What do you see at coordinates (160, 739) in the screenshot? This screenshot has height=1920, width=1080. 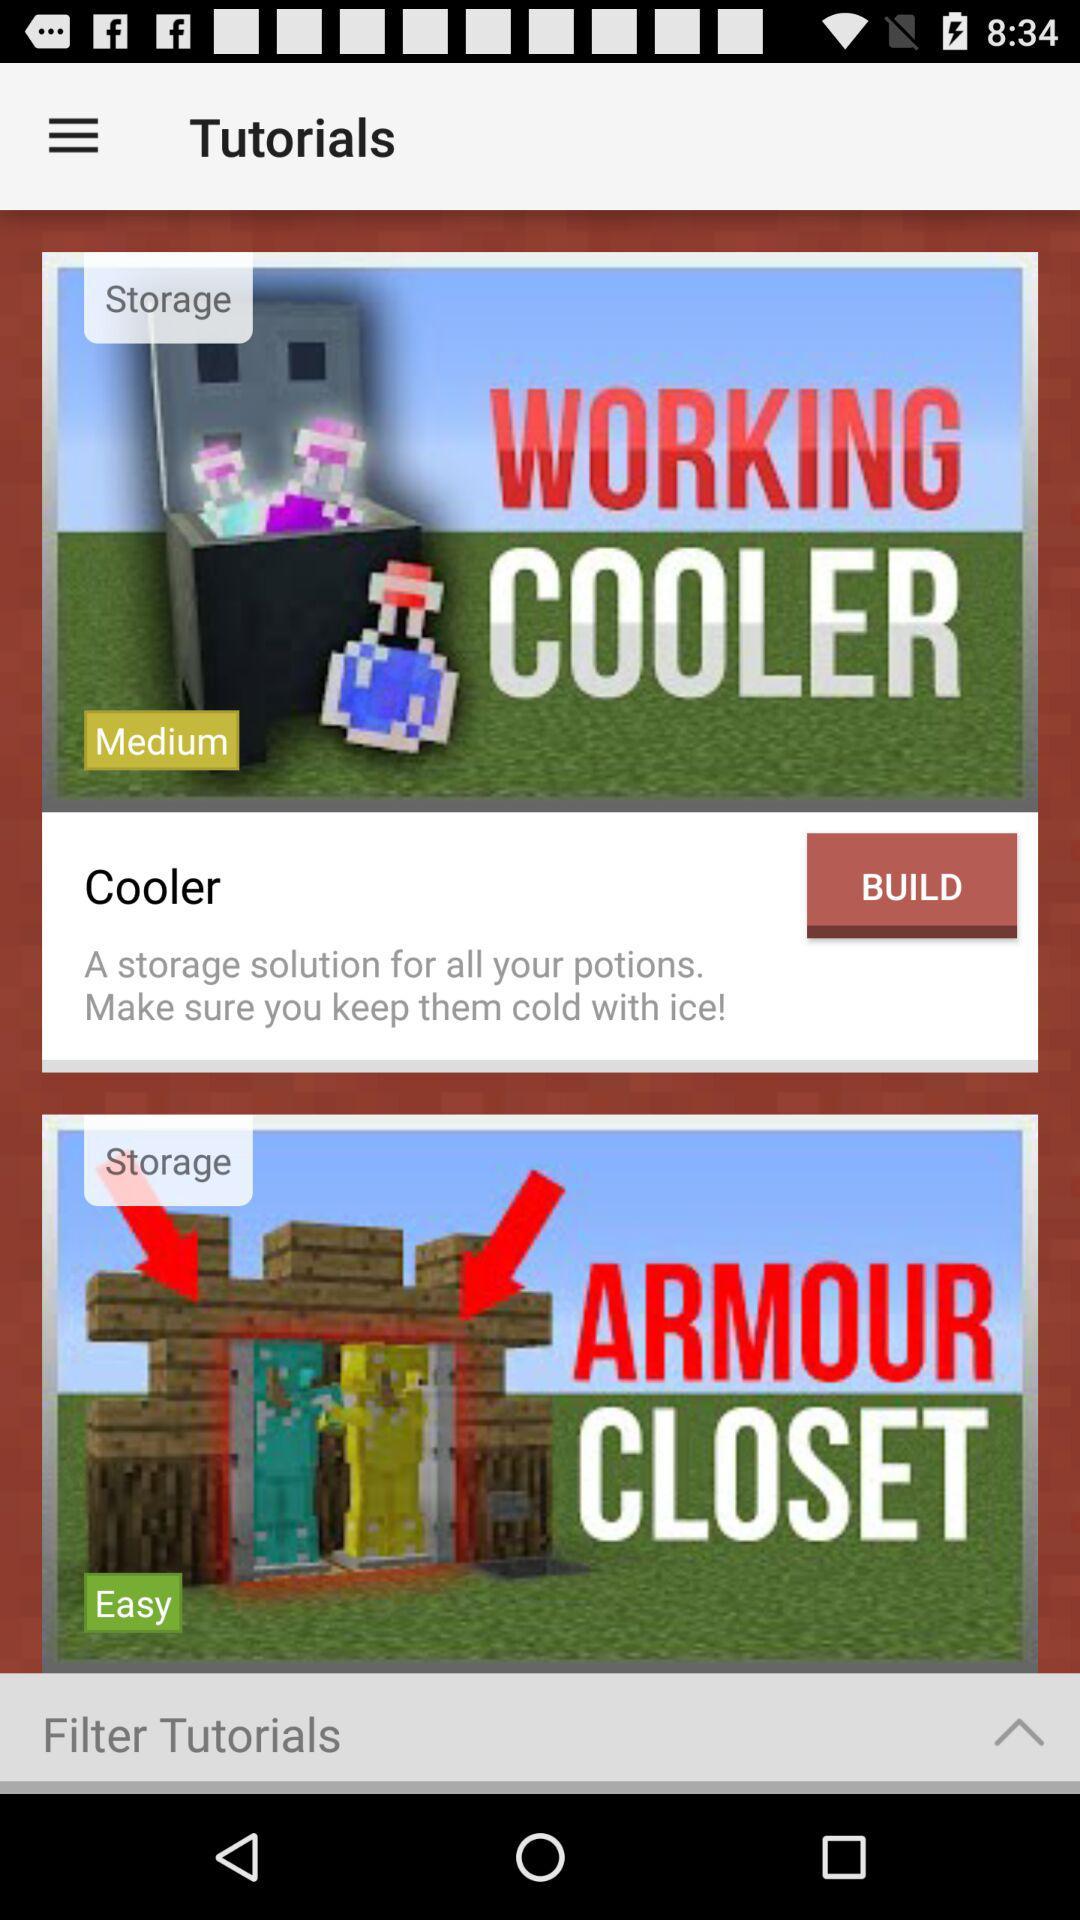 I see `icon above the cooler` at bounding box center [160, 739].